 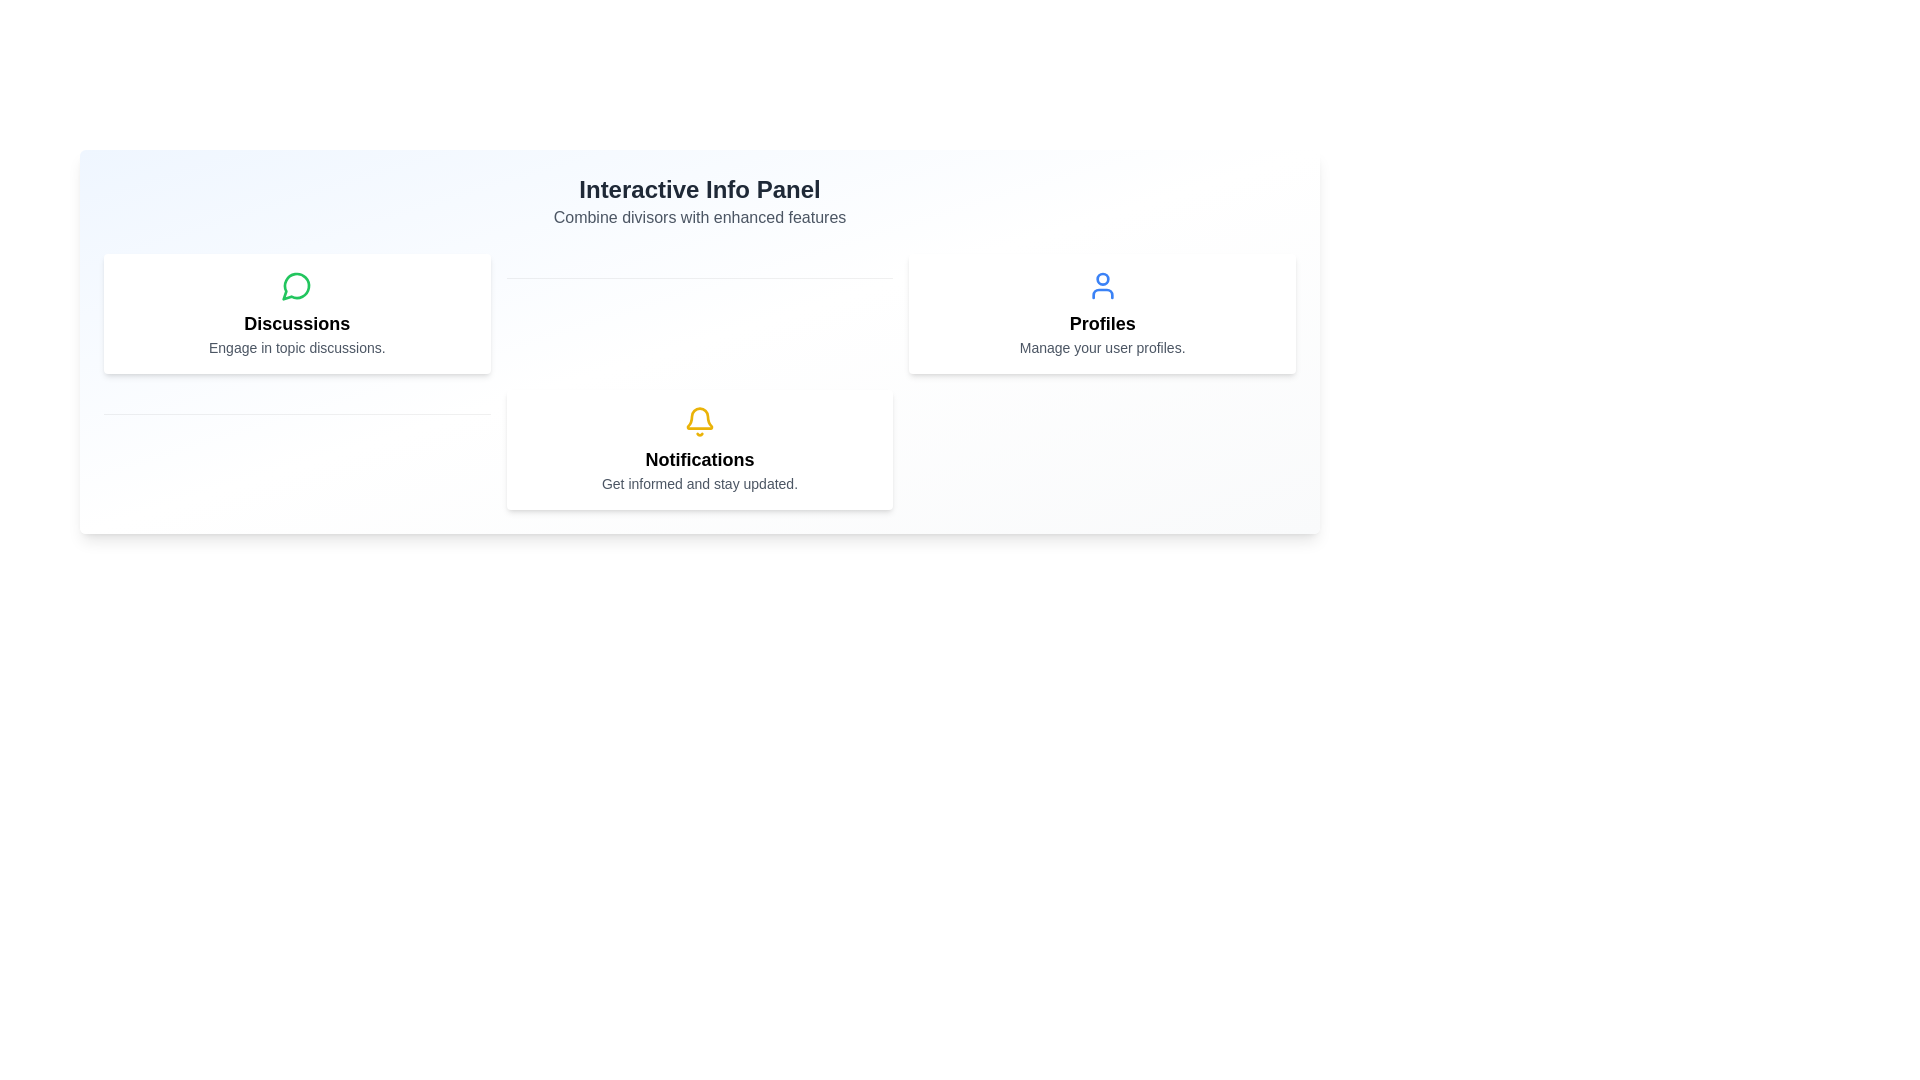 What do you see at coordinates (296, 313) in the screenshot?
I see `the first informational card on the left side of the three-column grid layout, which guides users towards engaging in topic discussions` at bounding box center [296, 313].